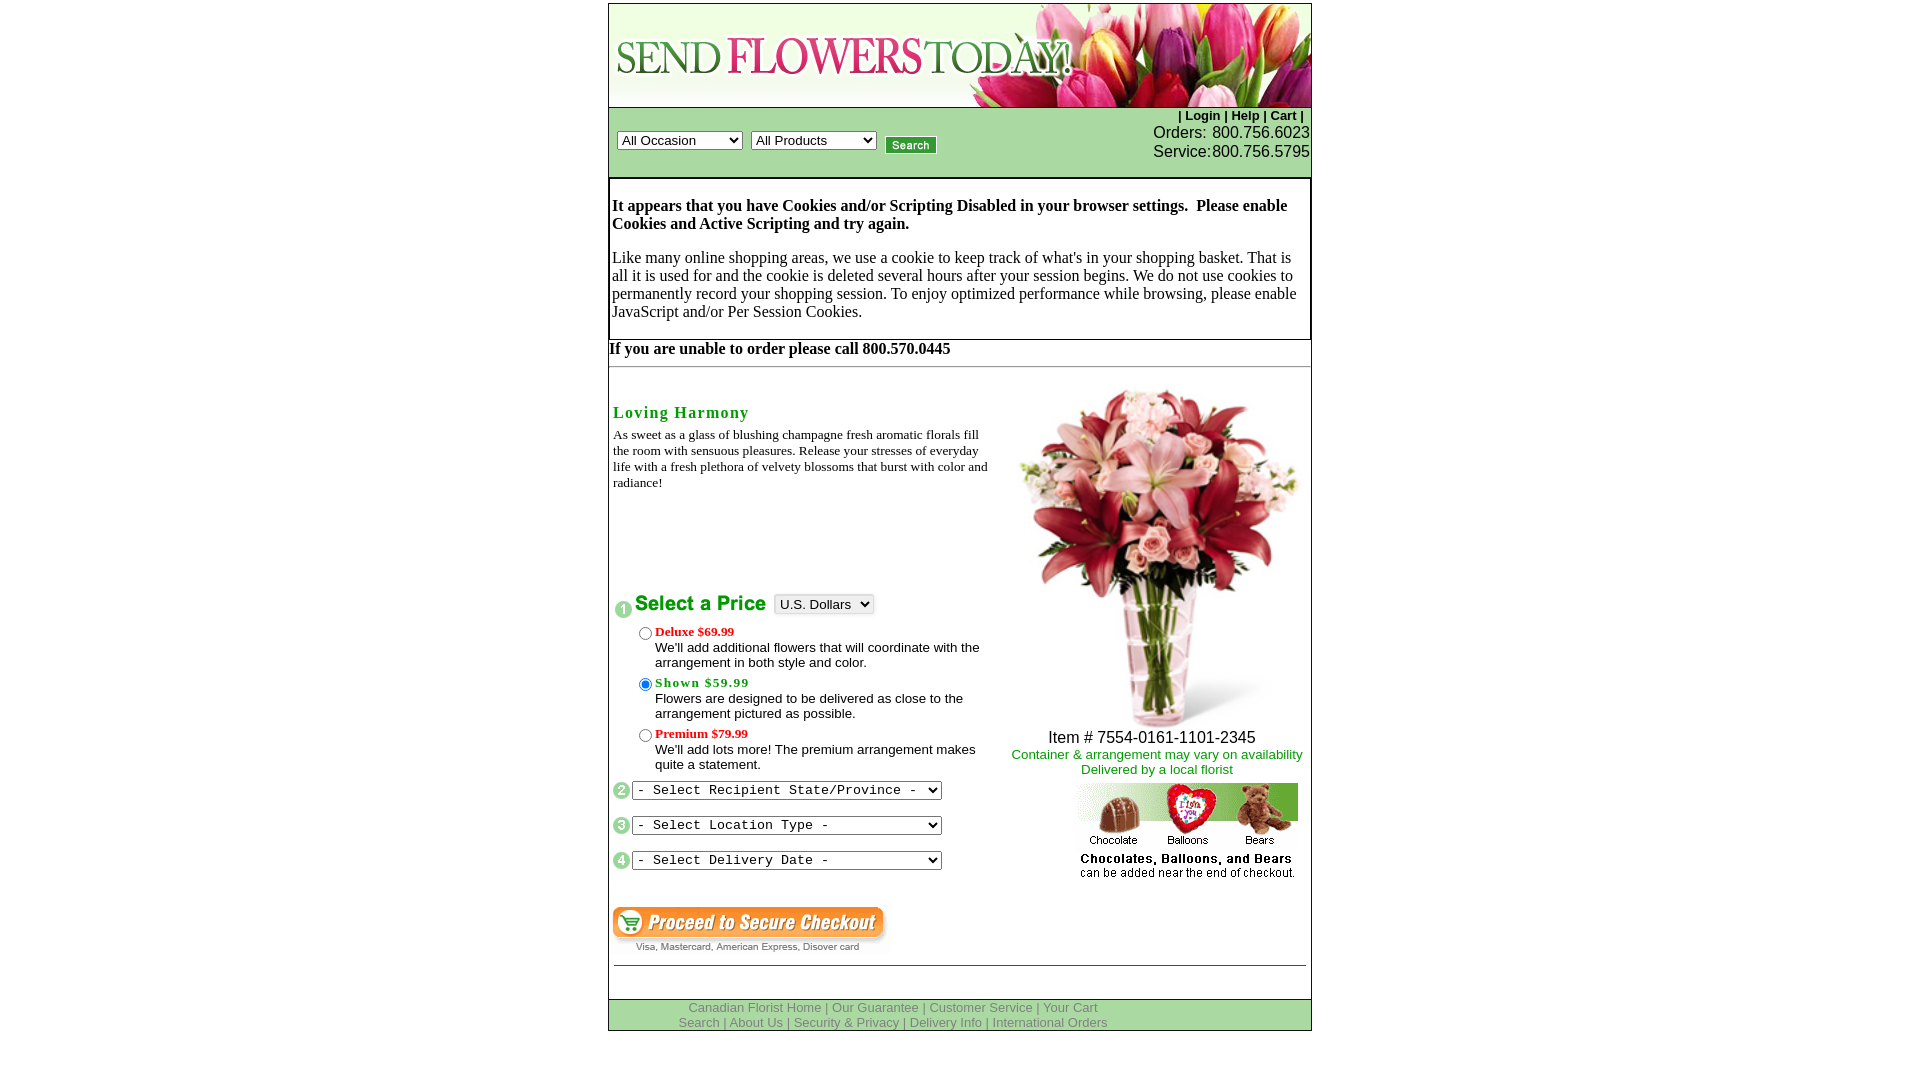 The height and width of the screenshot is (1080, 1920). What do you see at coordinates (687, 1007) in the screenshot?
I see `'Canadian Florist Home'` at bounding box center [687, 1007].